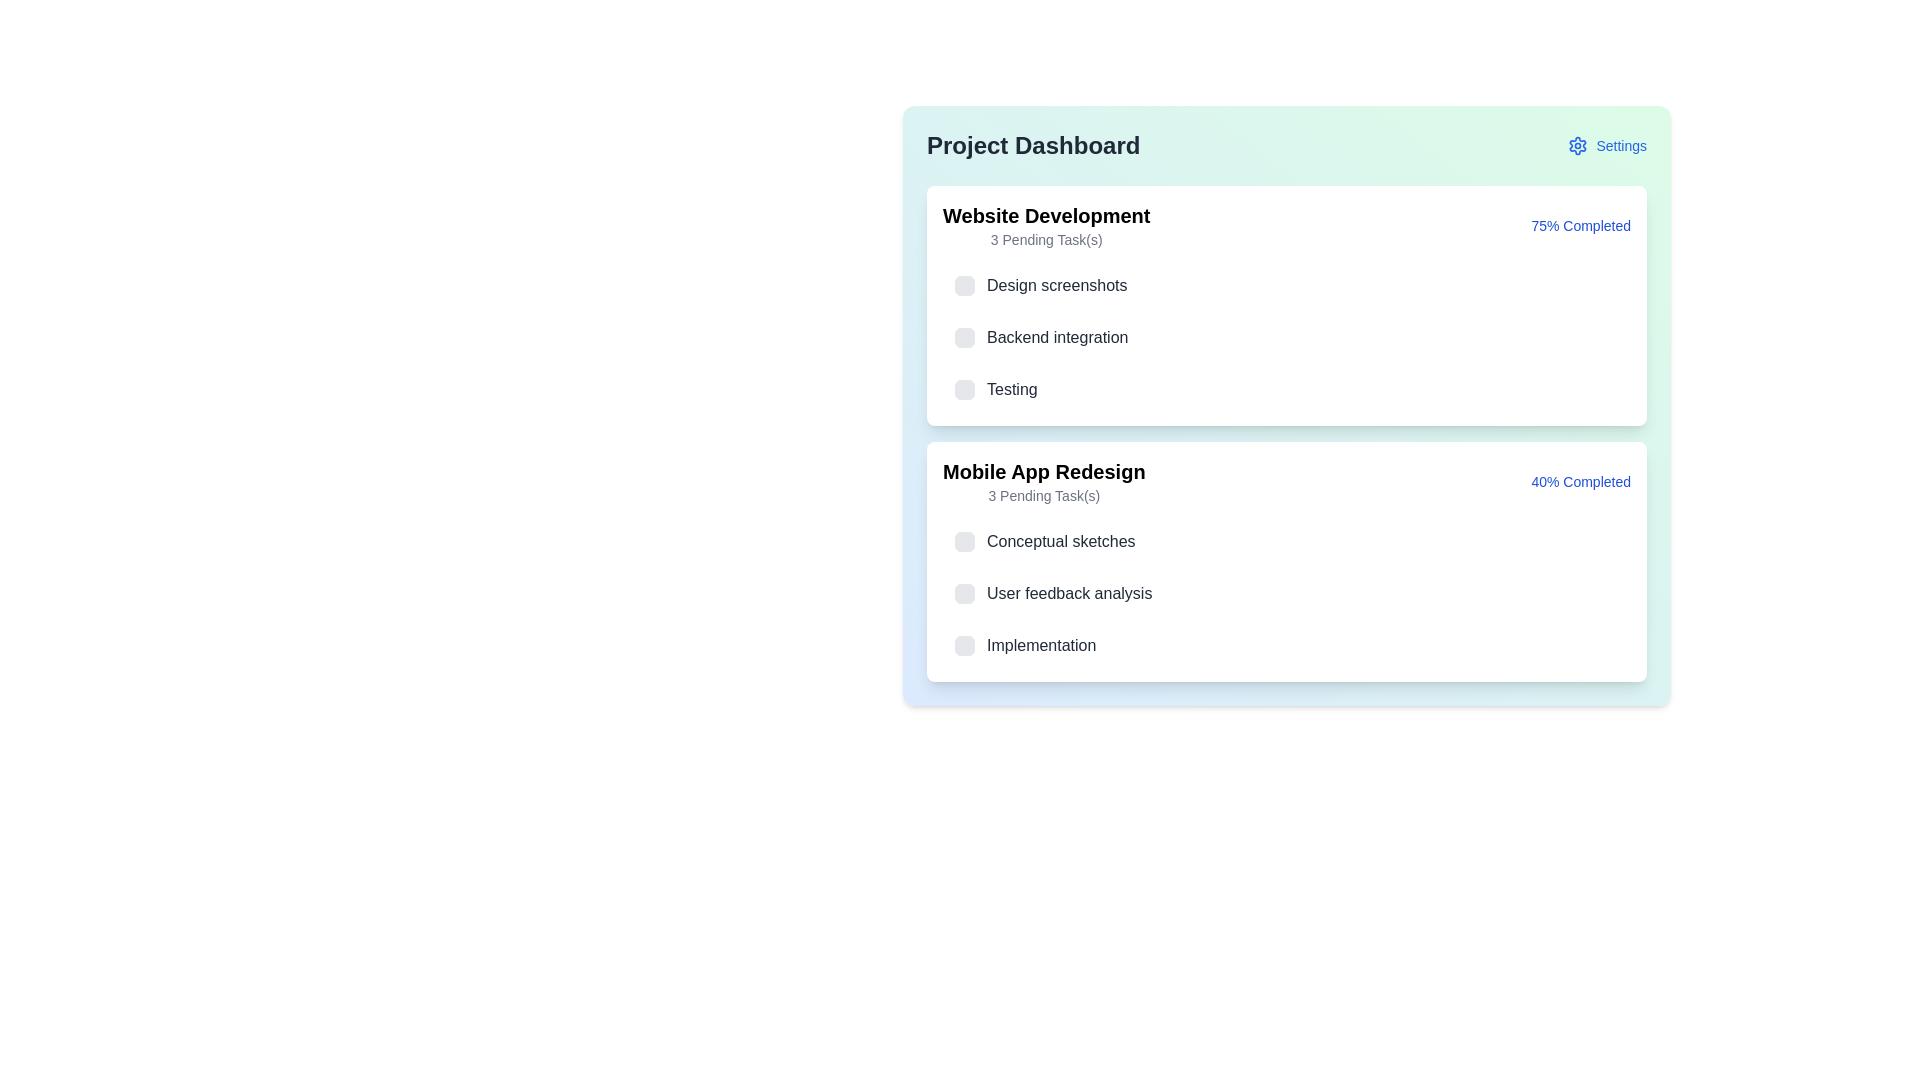 The width and height of the screenshot is (1920, 1080). I want to click on the settings gear icon located in the top-right corner of the dashboard interface, positioned to the left of the 'Settings' label, so click(1577, 145).